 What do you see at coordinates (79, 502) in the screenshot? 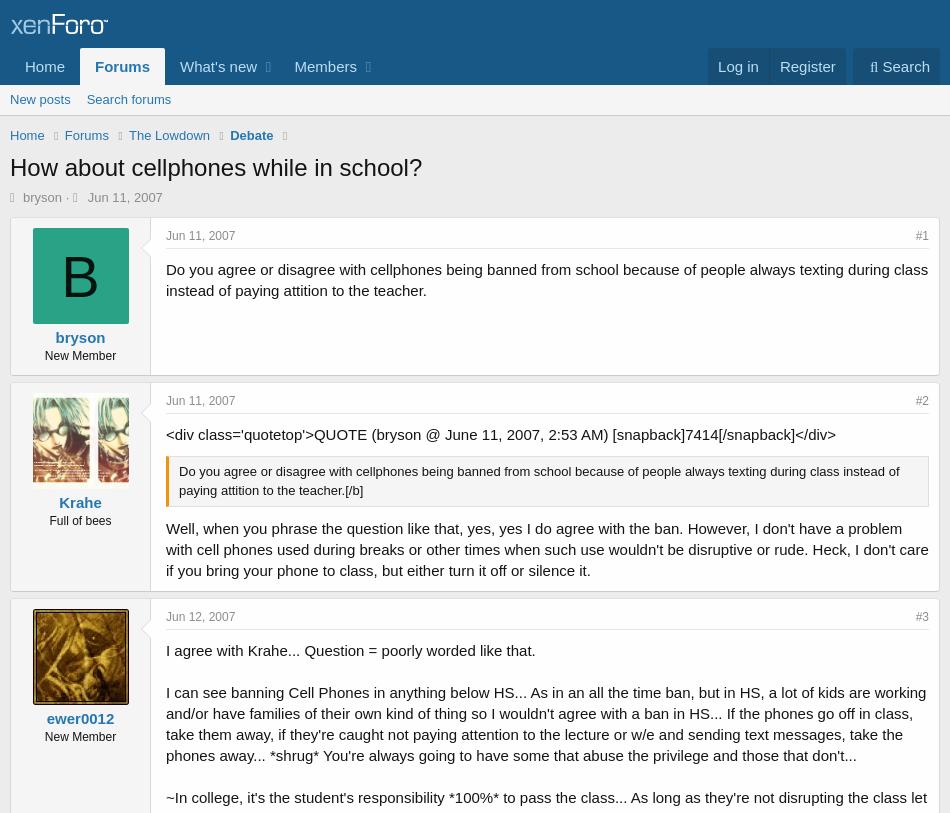
I see `'Krahe'` at bounding box center [79, 502].